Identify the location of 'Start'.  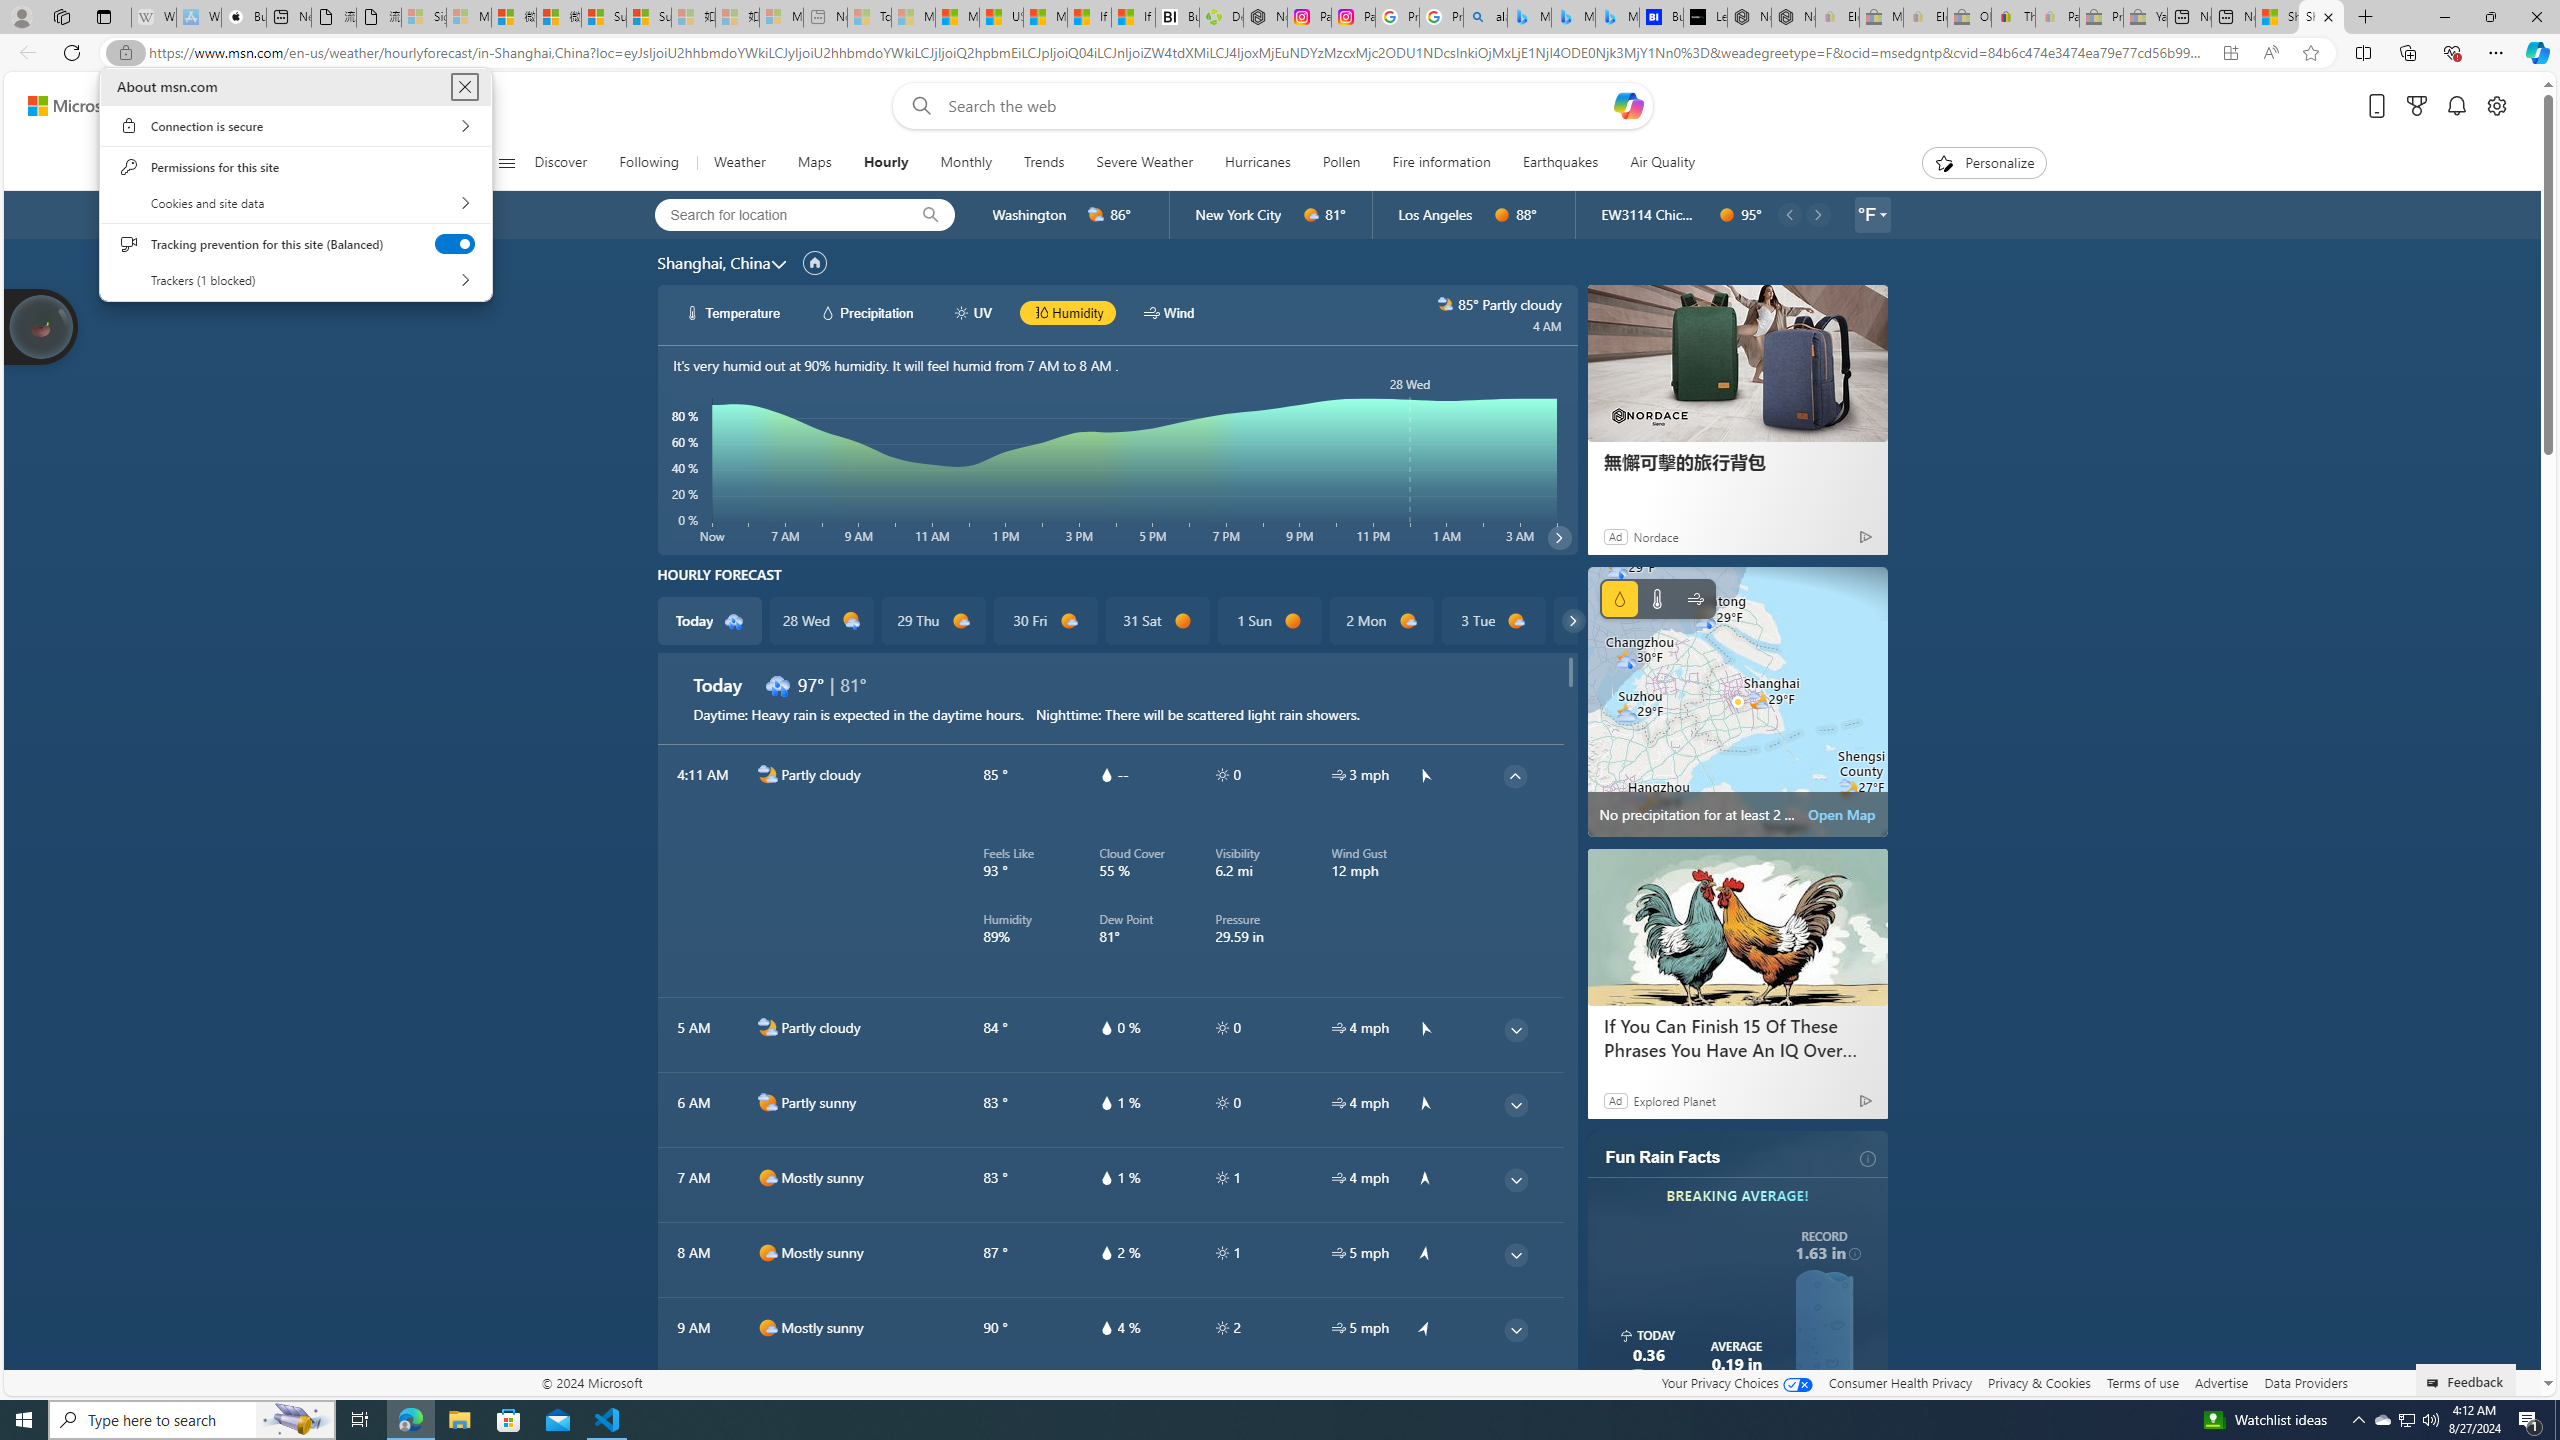
(24, 1418).